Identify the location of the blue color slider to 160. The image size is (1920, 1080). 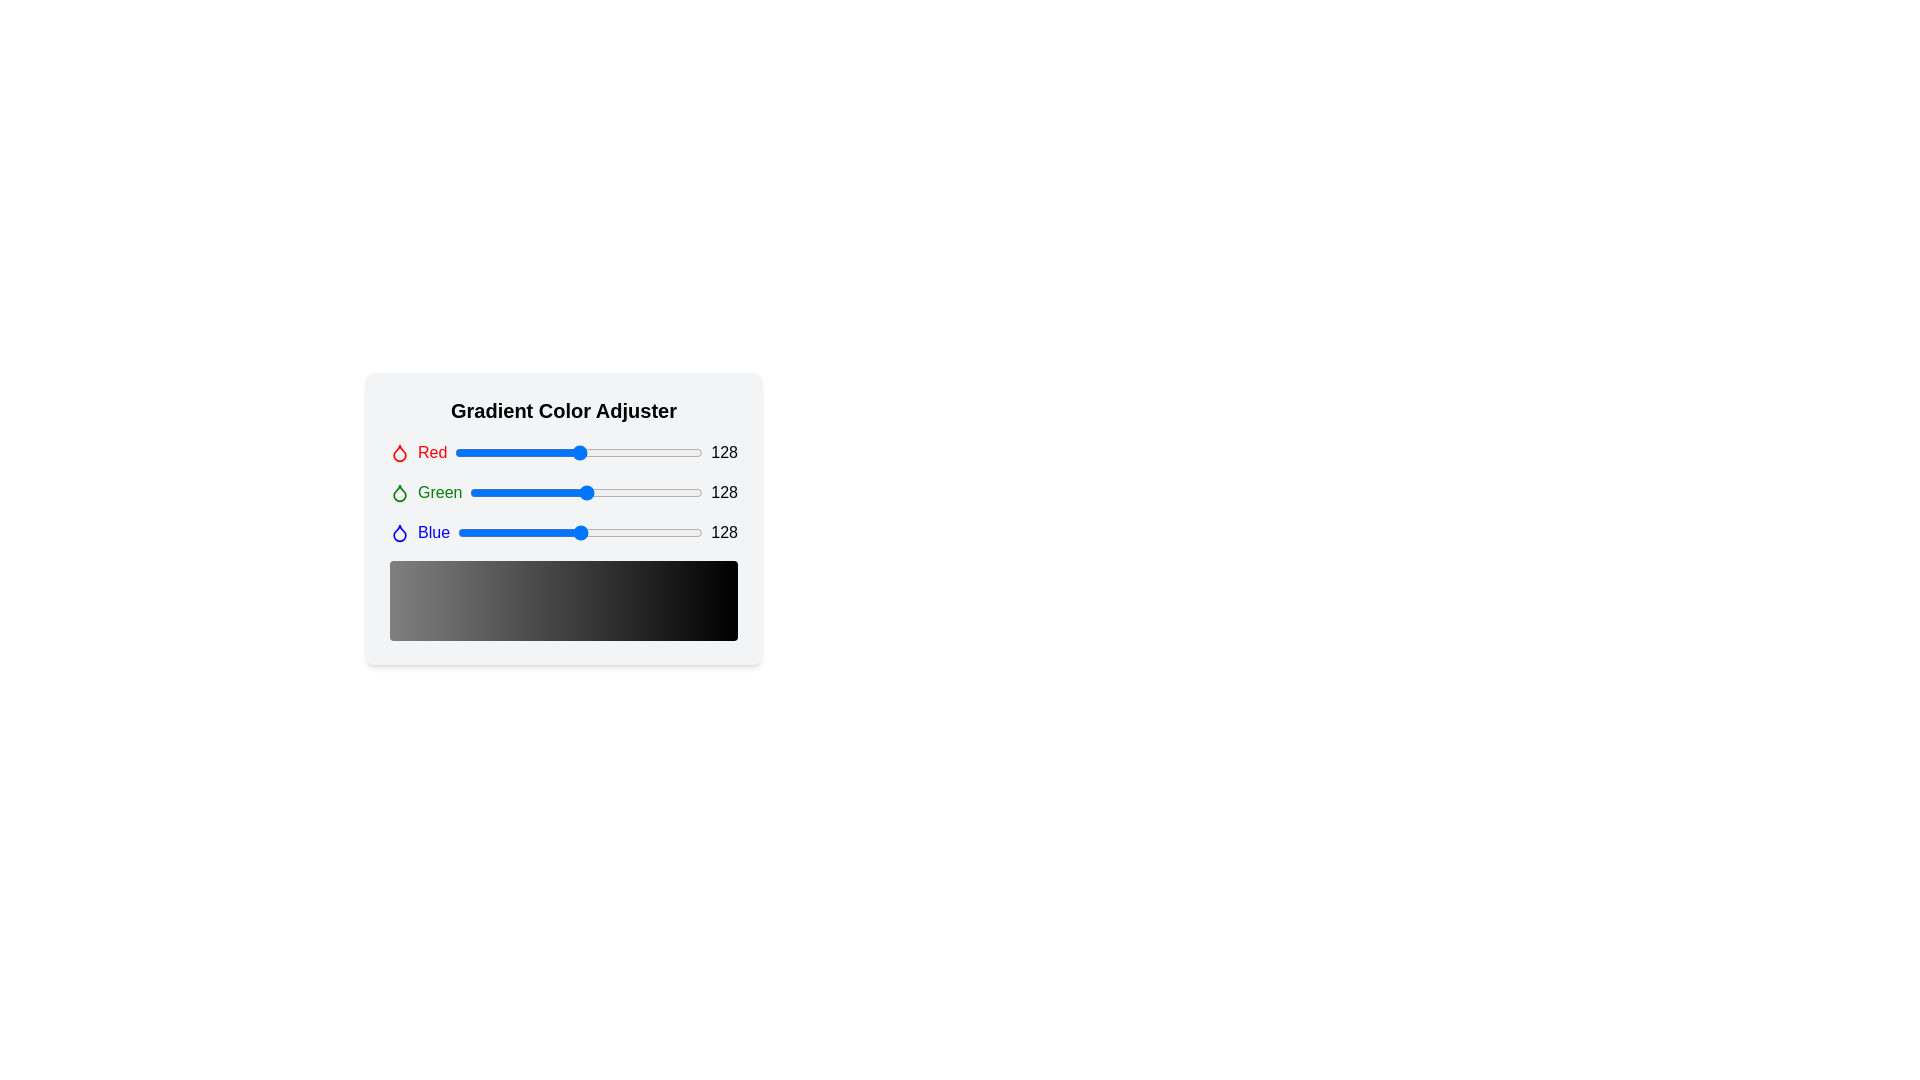
(610, 531).